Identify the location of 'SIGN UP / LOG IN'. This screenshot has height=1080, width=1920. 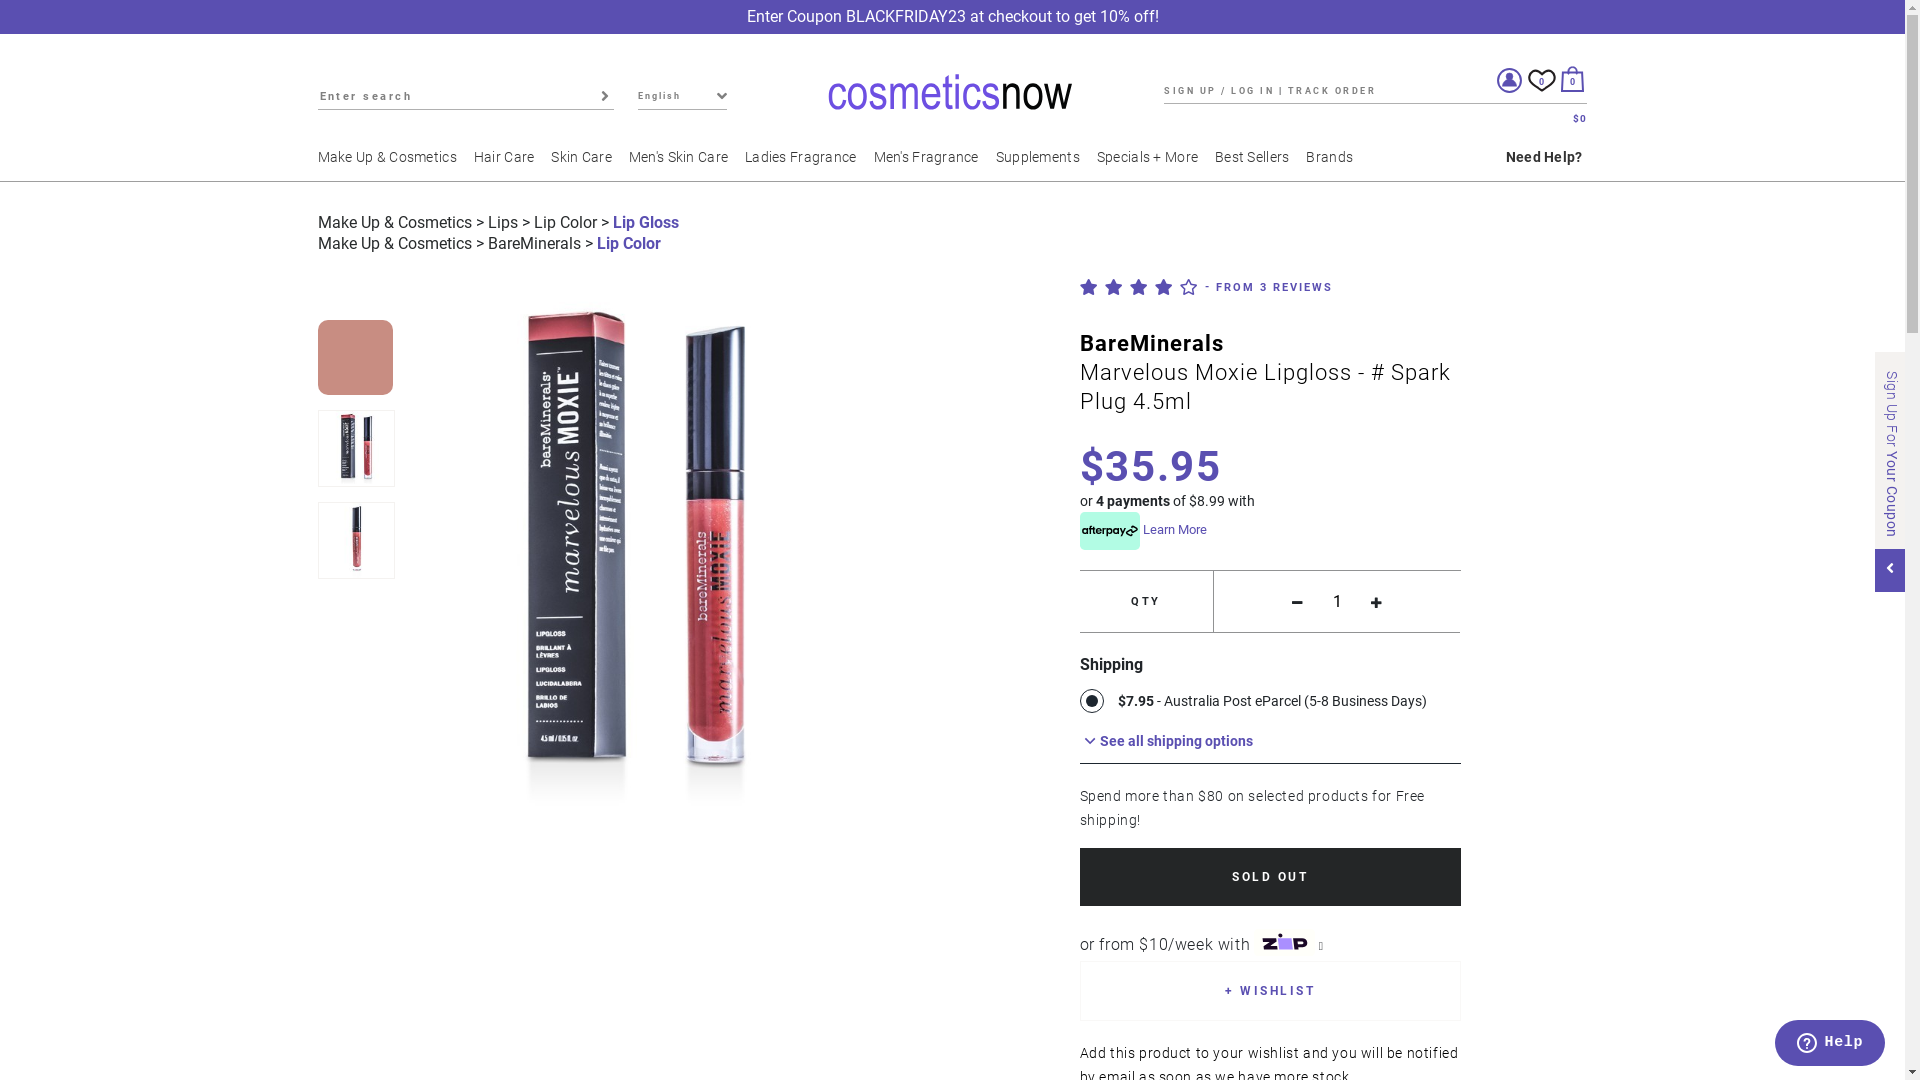
(1218, 90).